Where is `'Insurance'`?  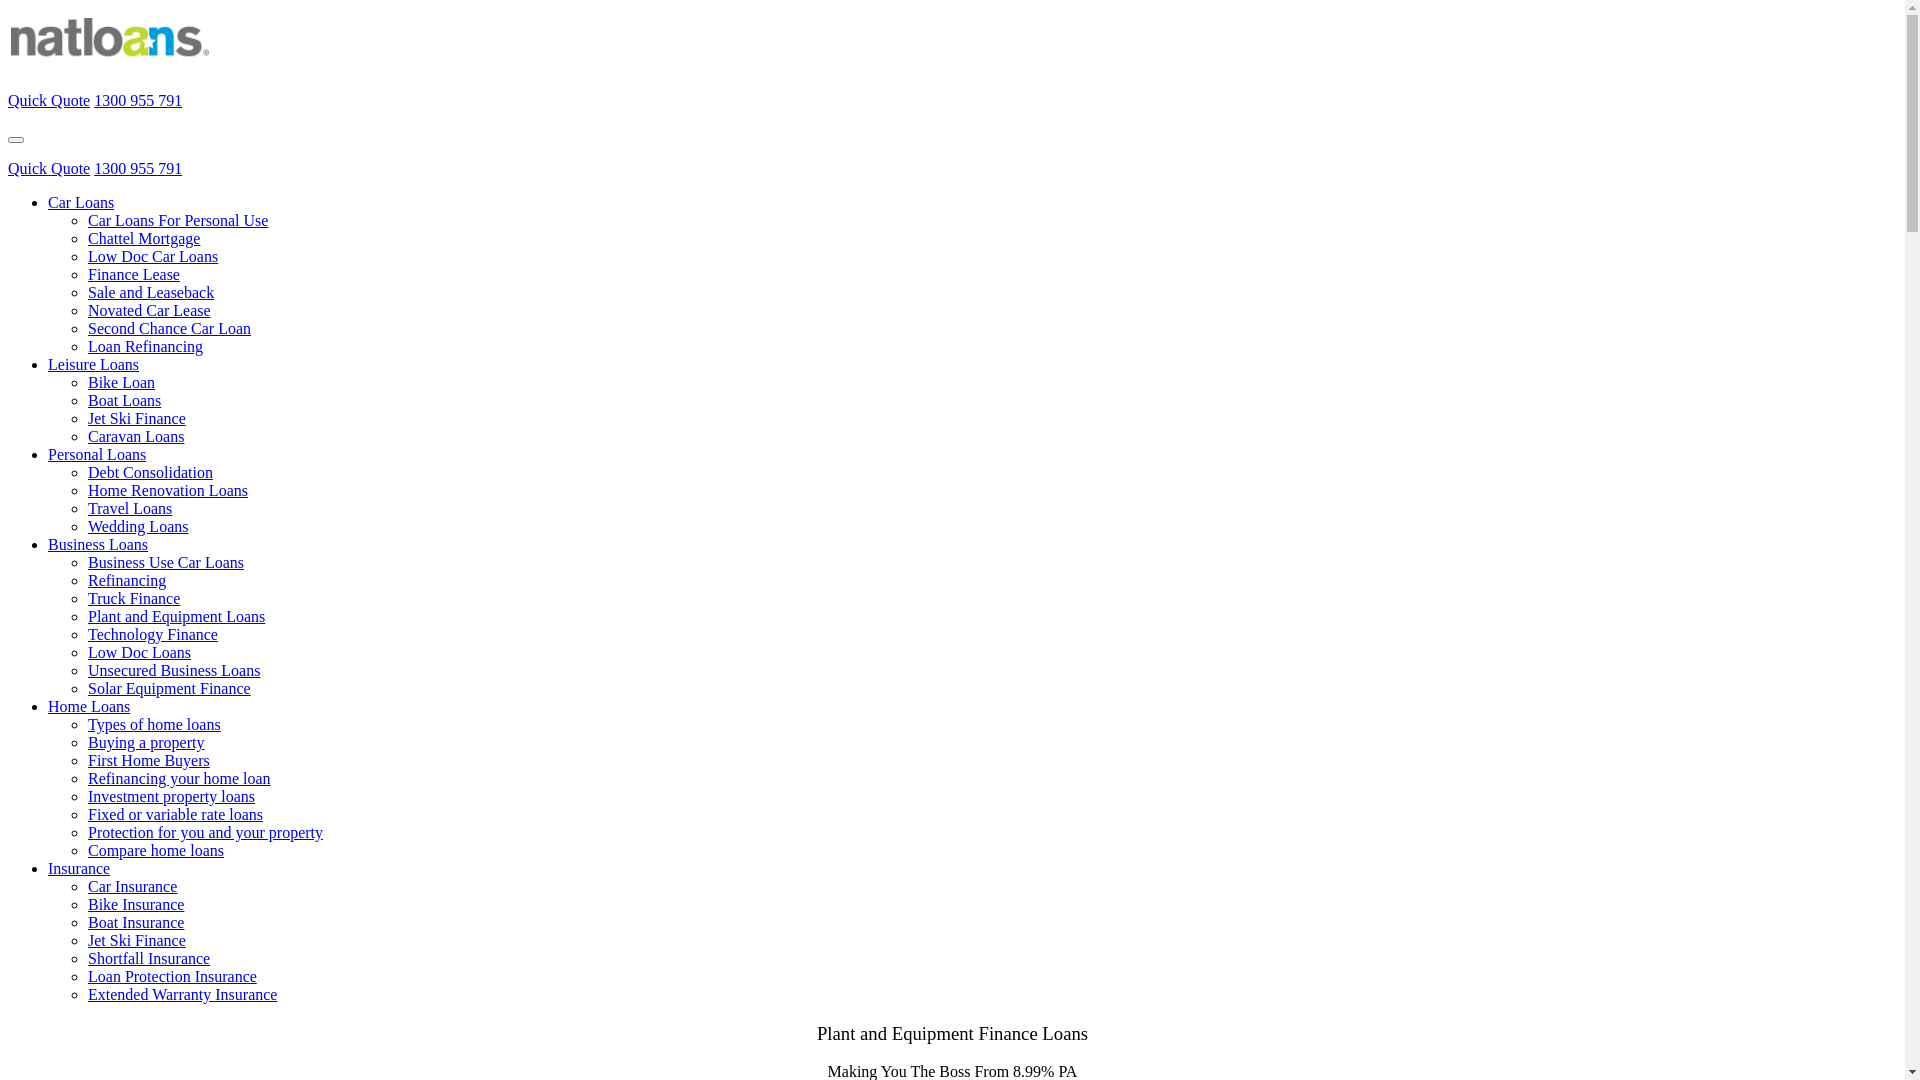 'Insurance' is located at coordinates (78, 867).